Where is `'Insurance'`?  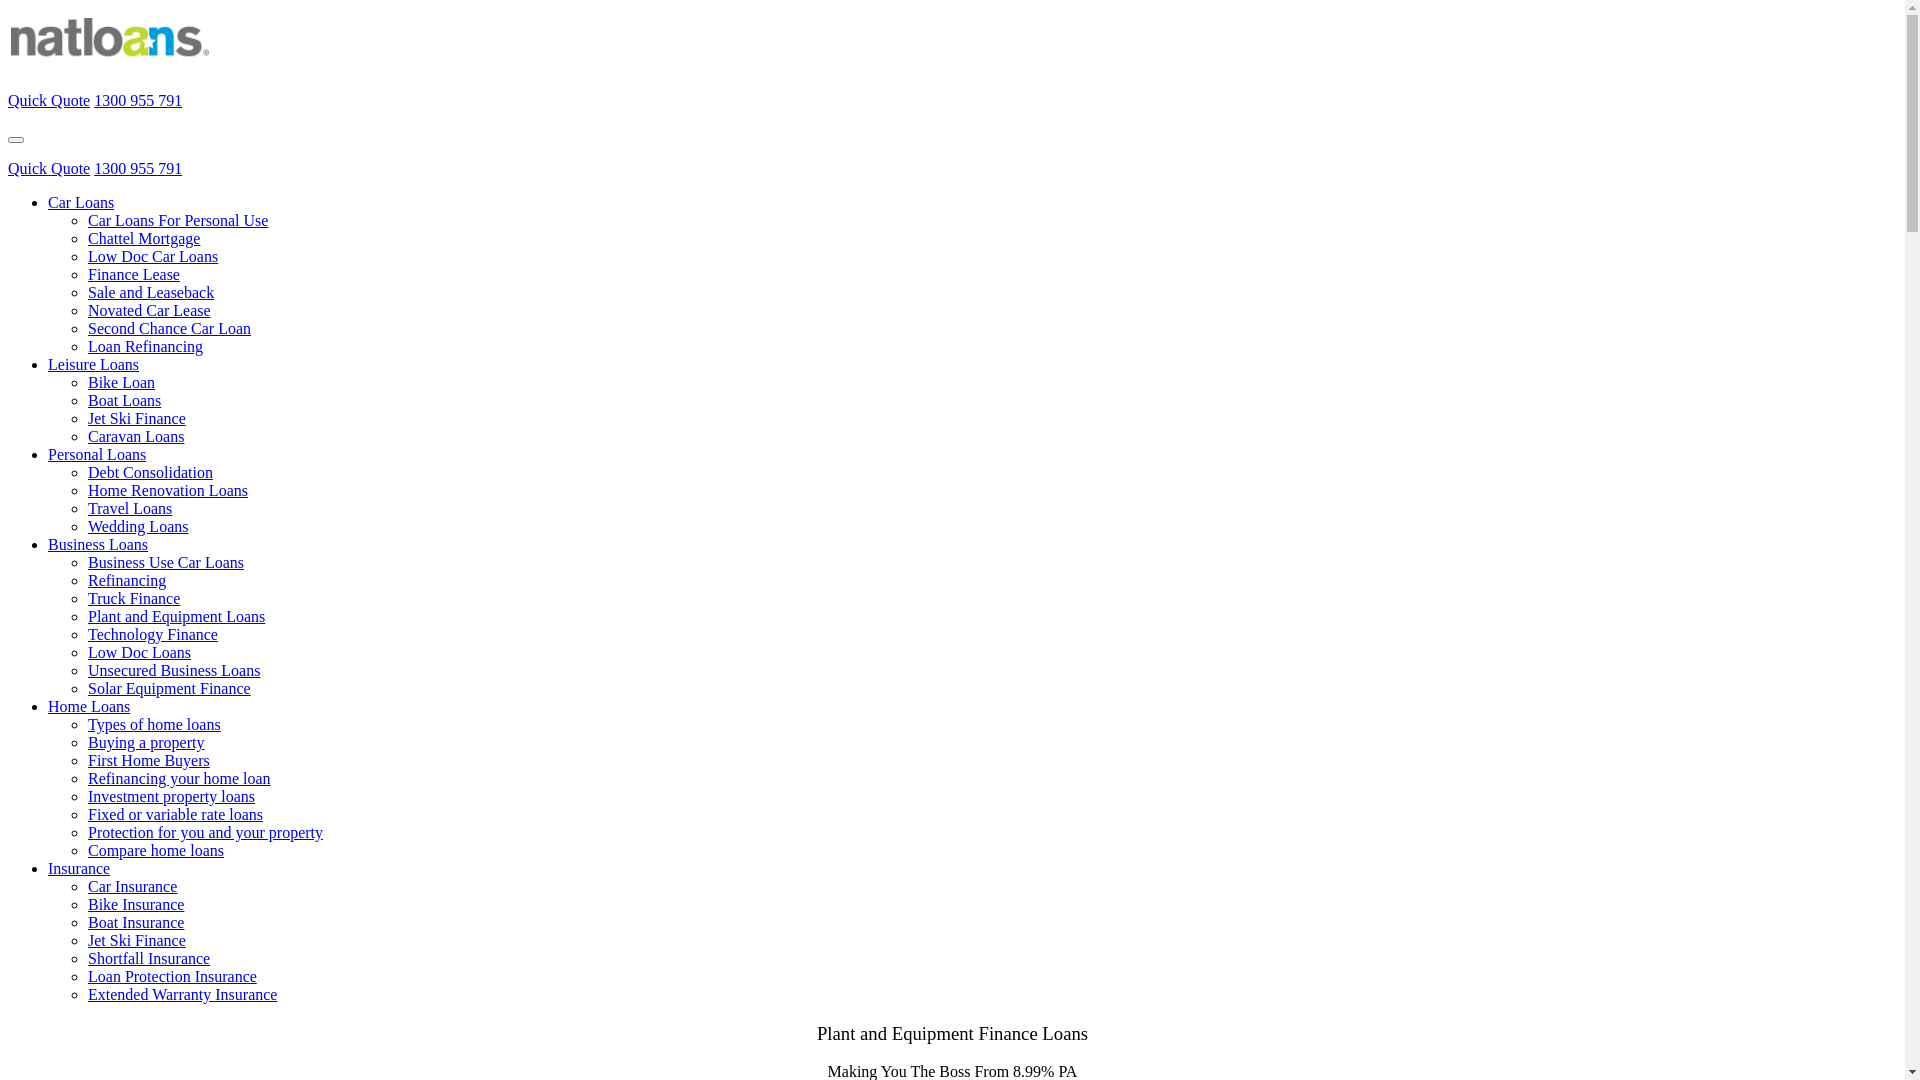 'Insurance' is located at coordinates (78, 867).